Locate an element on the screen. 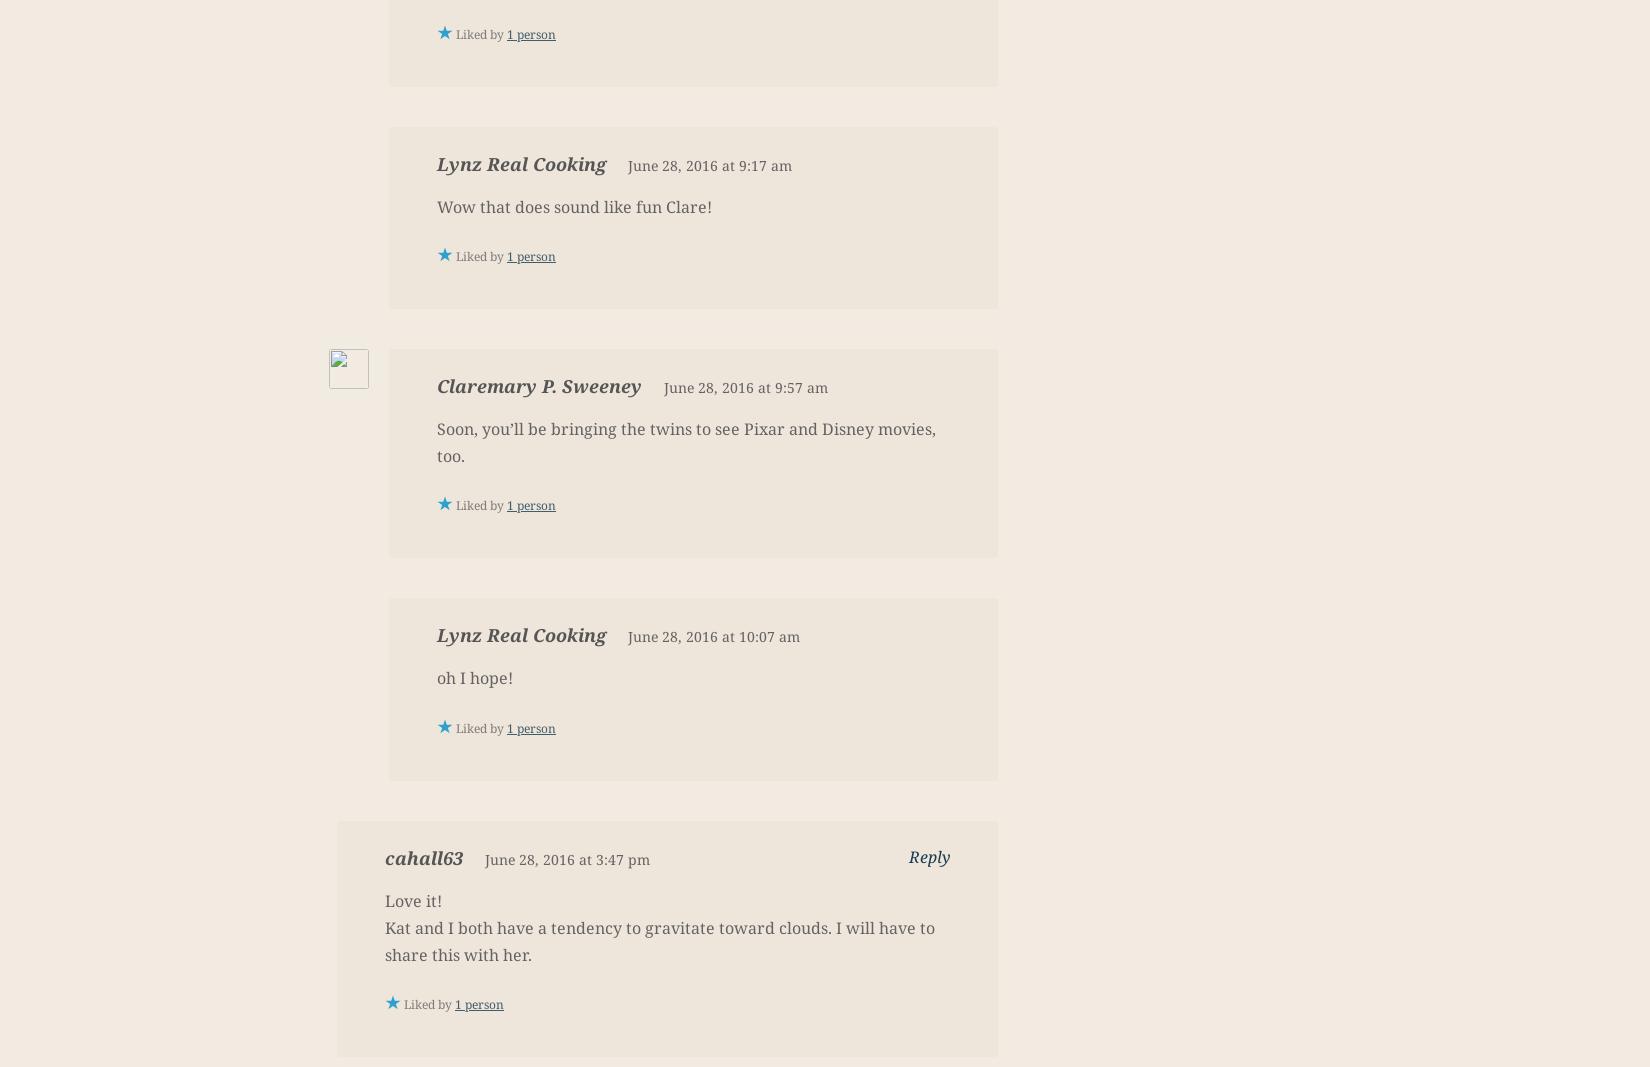 Image resolution: width=1650 pixels, height=1067 pixels. 'June 28, 2016 at 10:07 am' is located at coordinates (712, 636).